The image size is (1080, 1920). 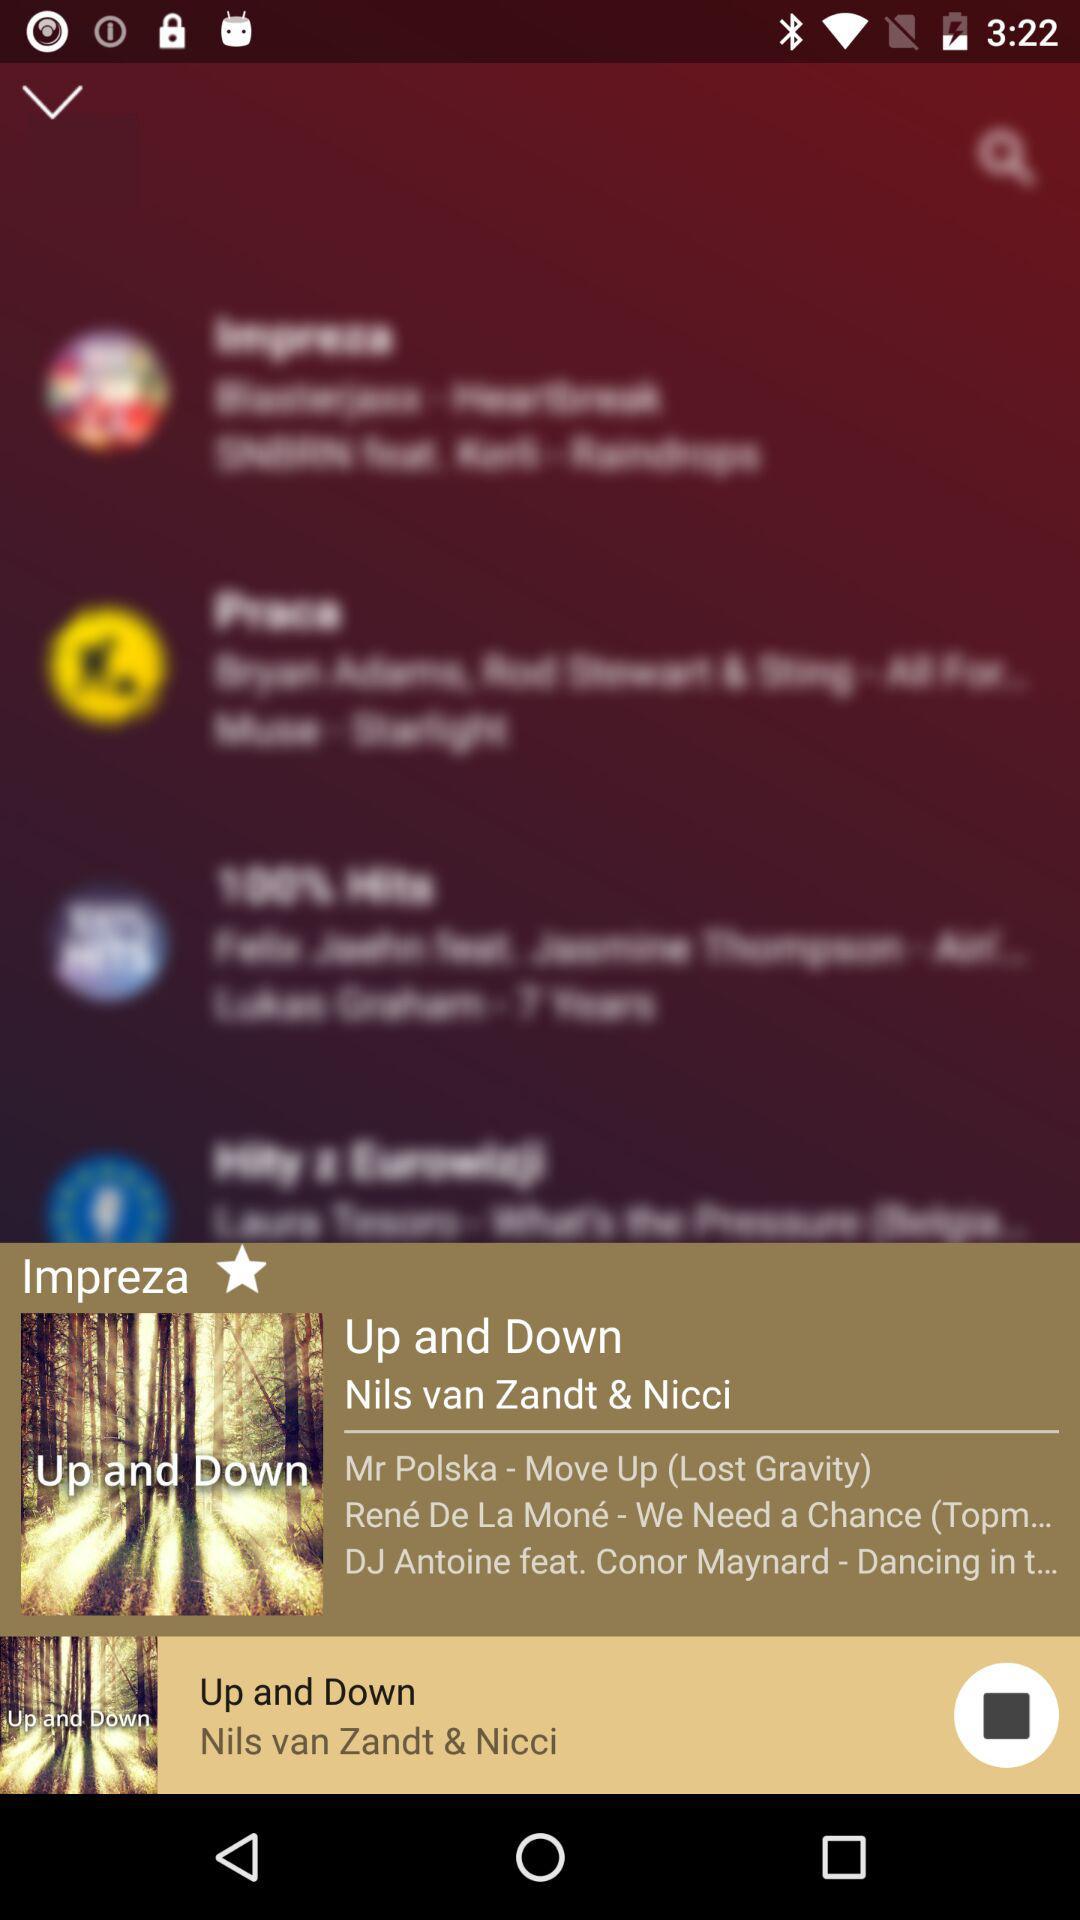 I want to click on icon to the right of impreza icon, so click(x=232, y=1271).